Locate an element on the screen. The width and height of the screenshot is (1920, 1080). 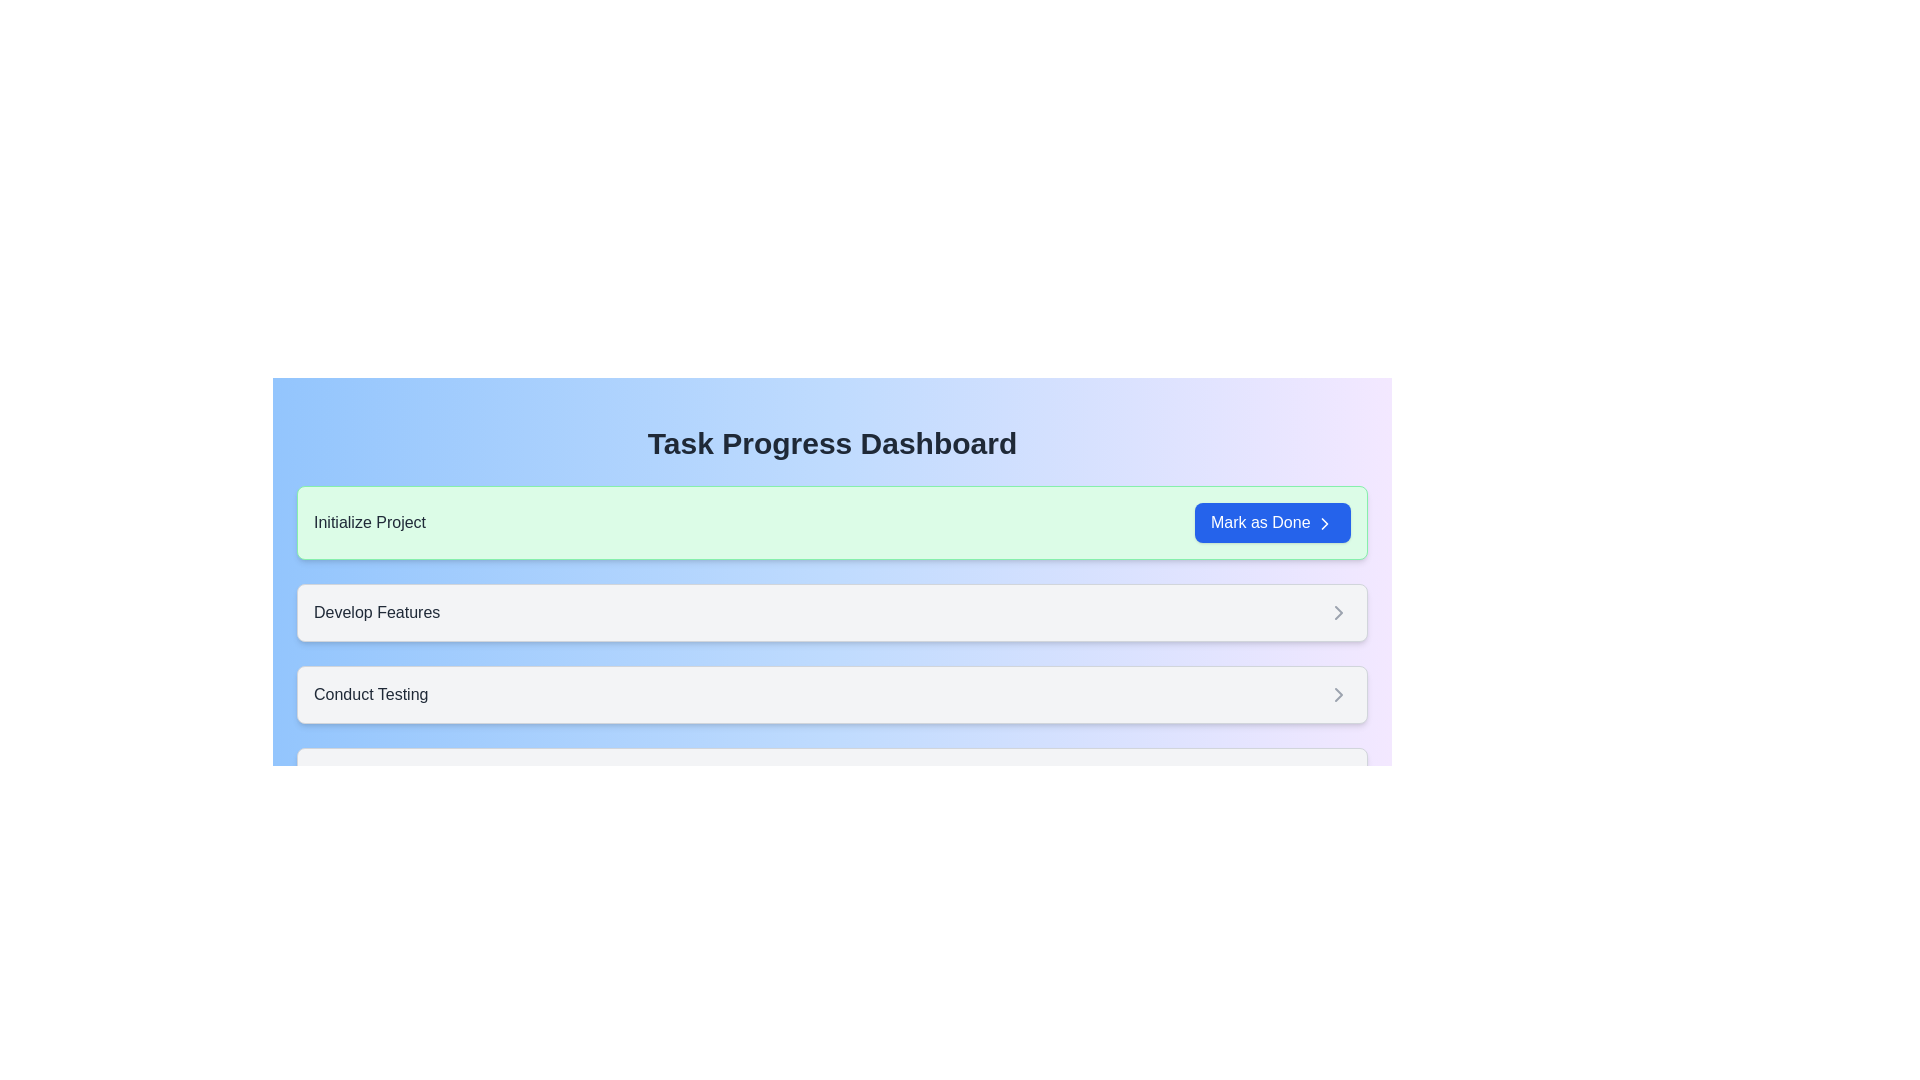
the 'Conduct Testing' static text label, which identifies a task within the task management interface and is positioned to the left of a right-facing chevron icon is located at coordinates (371, 693).